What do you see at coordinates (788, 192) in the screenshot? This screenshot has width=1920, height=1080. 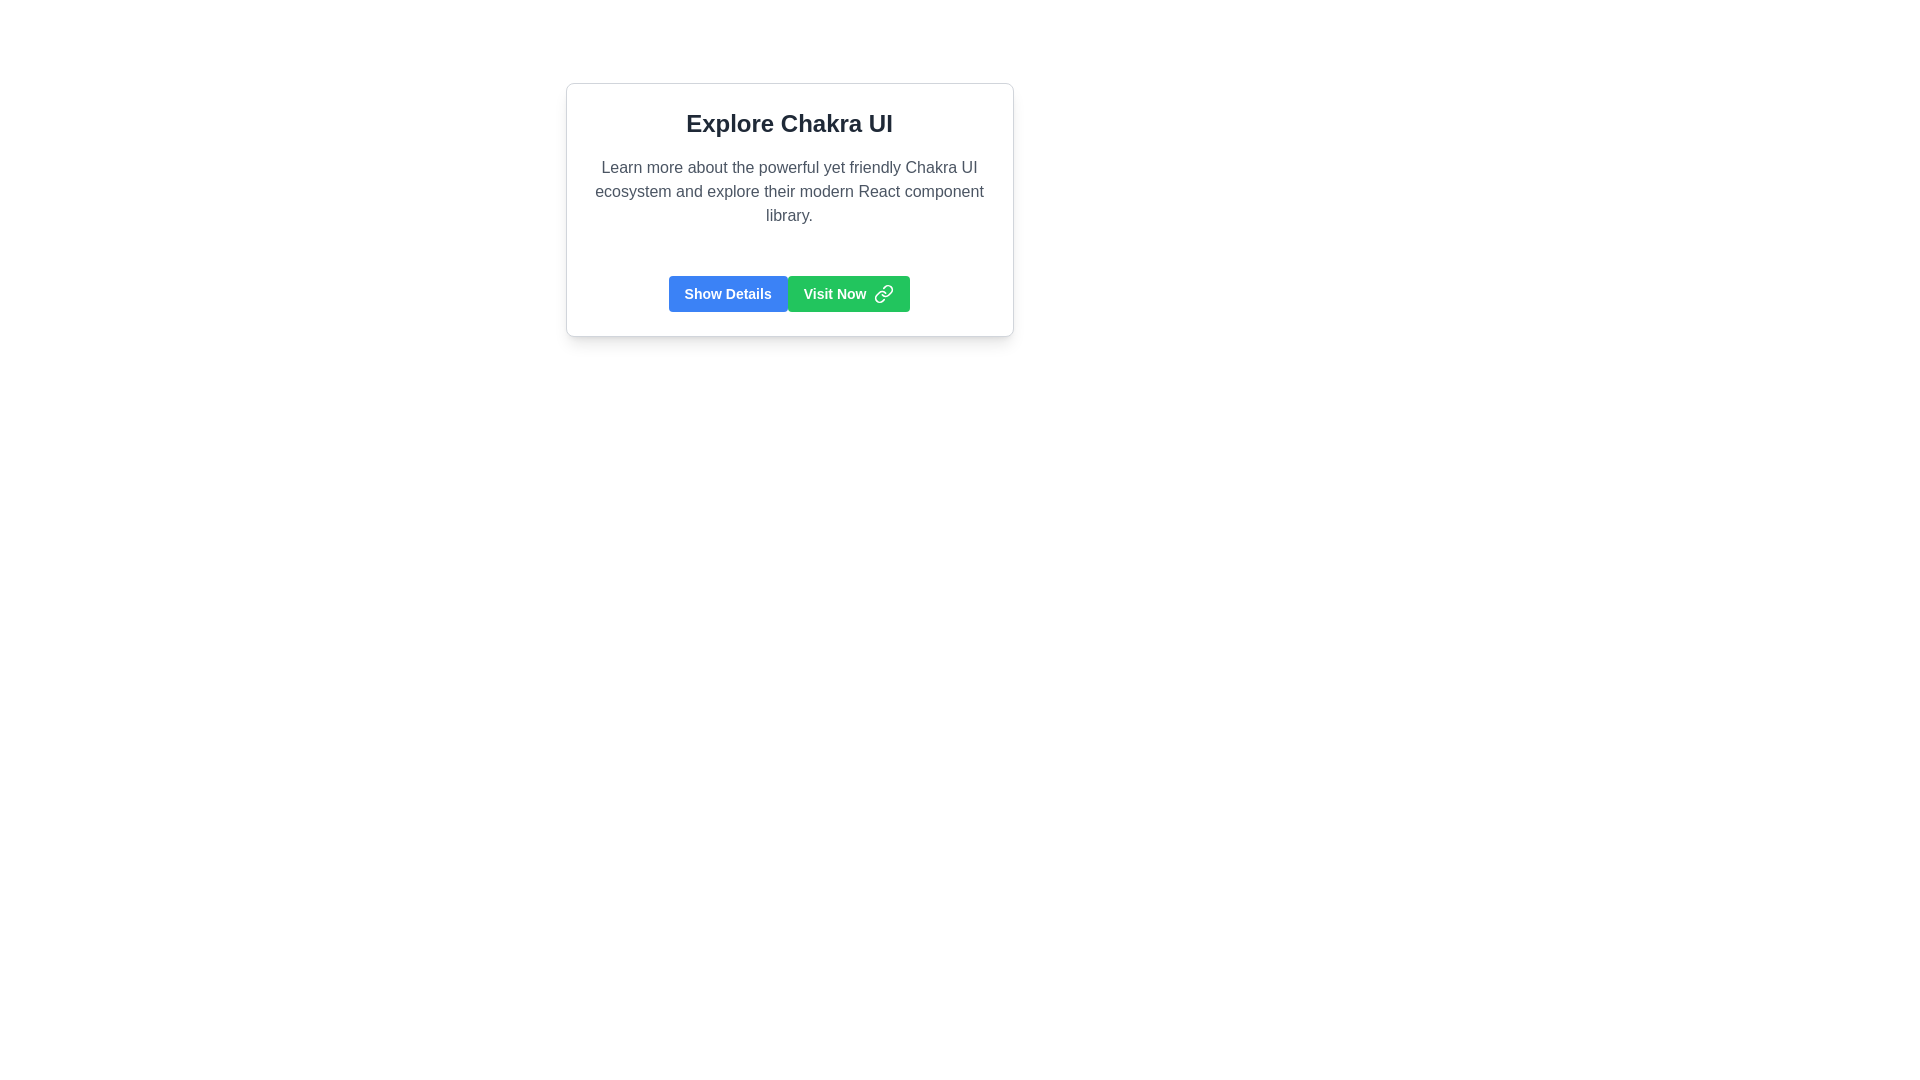 I see `text block containing the content 'Learn more about the powerful yet friendly Chakra UI ecosystem and explore their modern React component library.', which is aligned left and located beneath the header 'Explore Chakra UI'` at bounding box center [788, 192].